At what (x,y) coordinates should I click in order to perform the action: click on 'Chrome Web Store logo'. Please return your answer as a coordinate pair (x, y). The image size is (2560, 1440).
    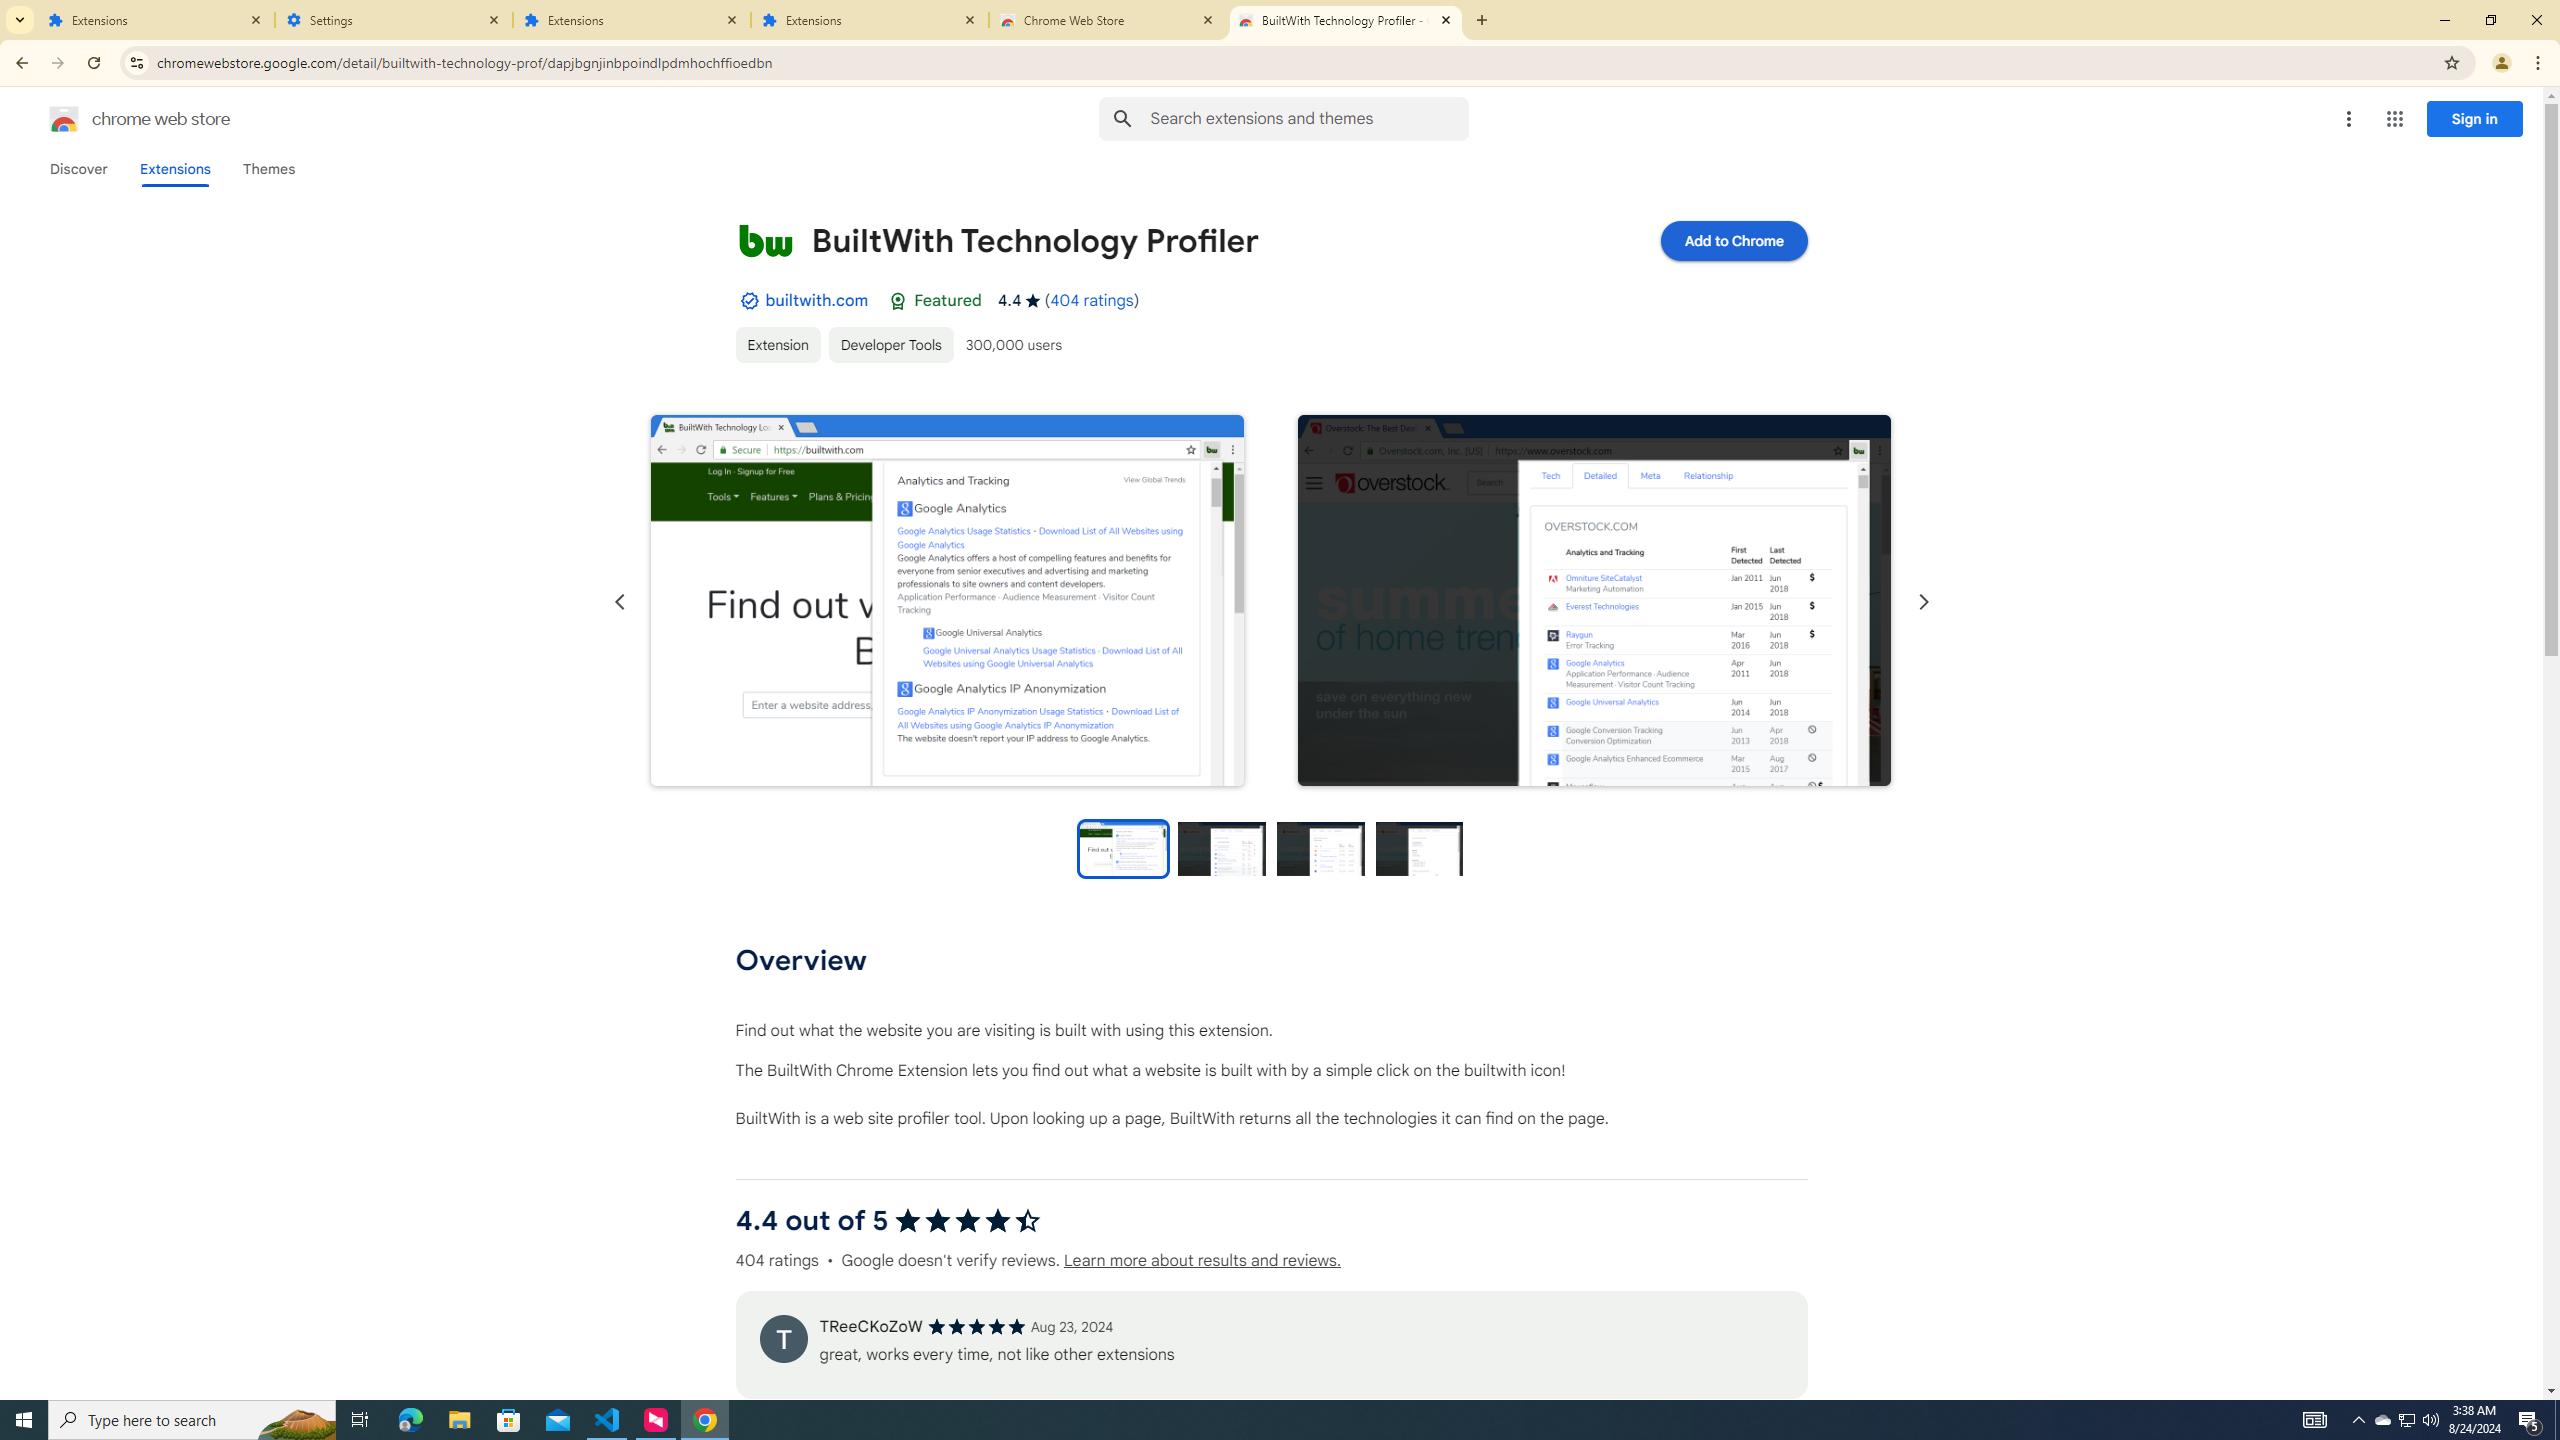
    Looking at the image, I should click on (64, 118).